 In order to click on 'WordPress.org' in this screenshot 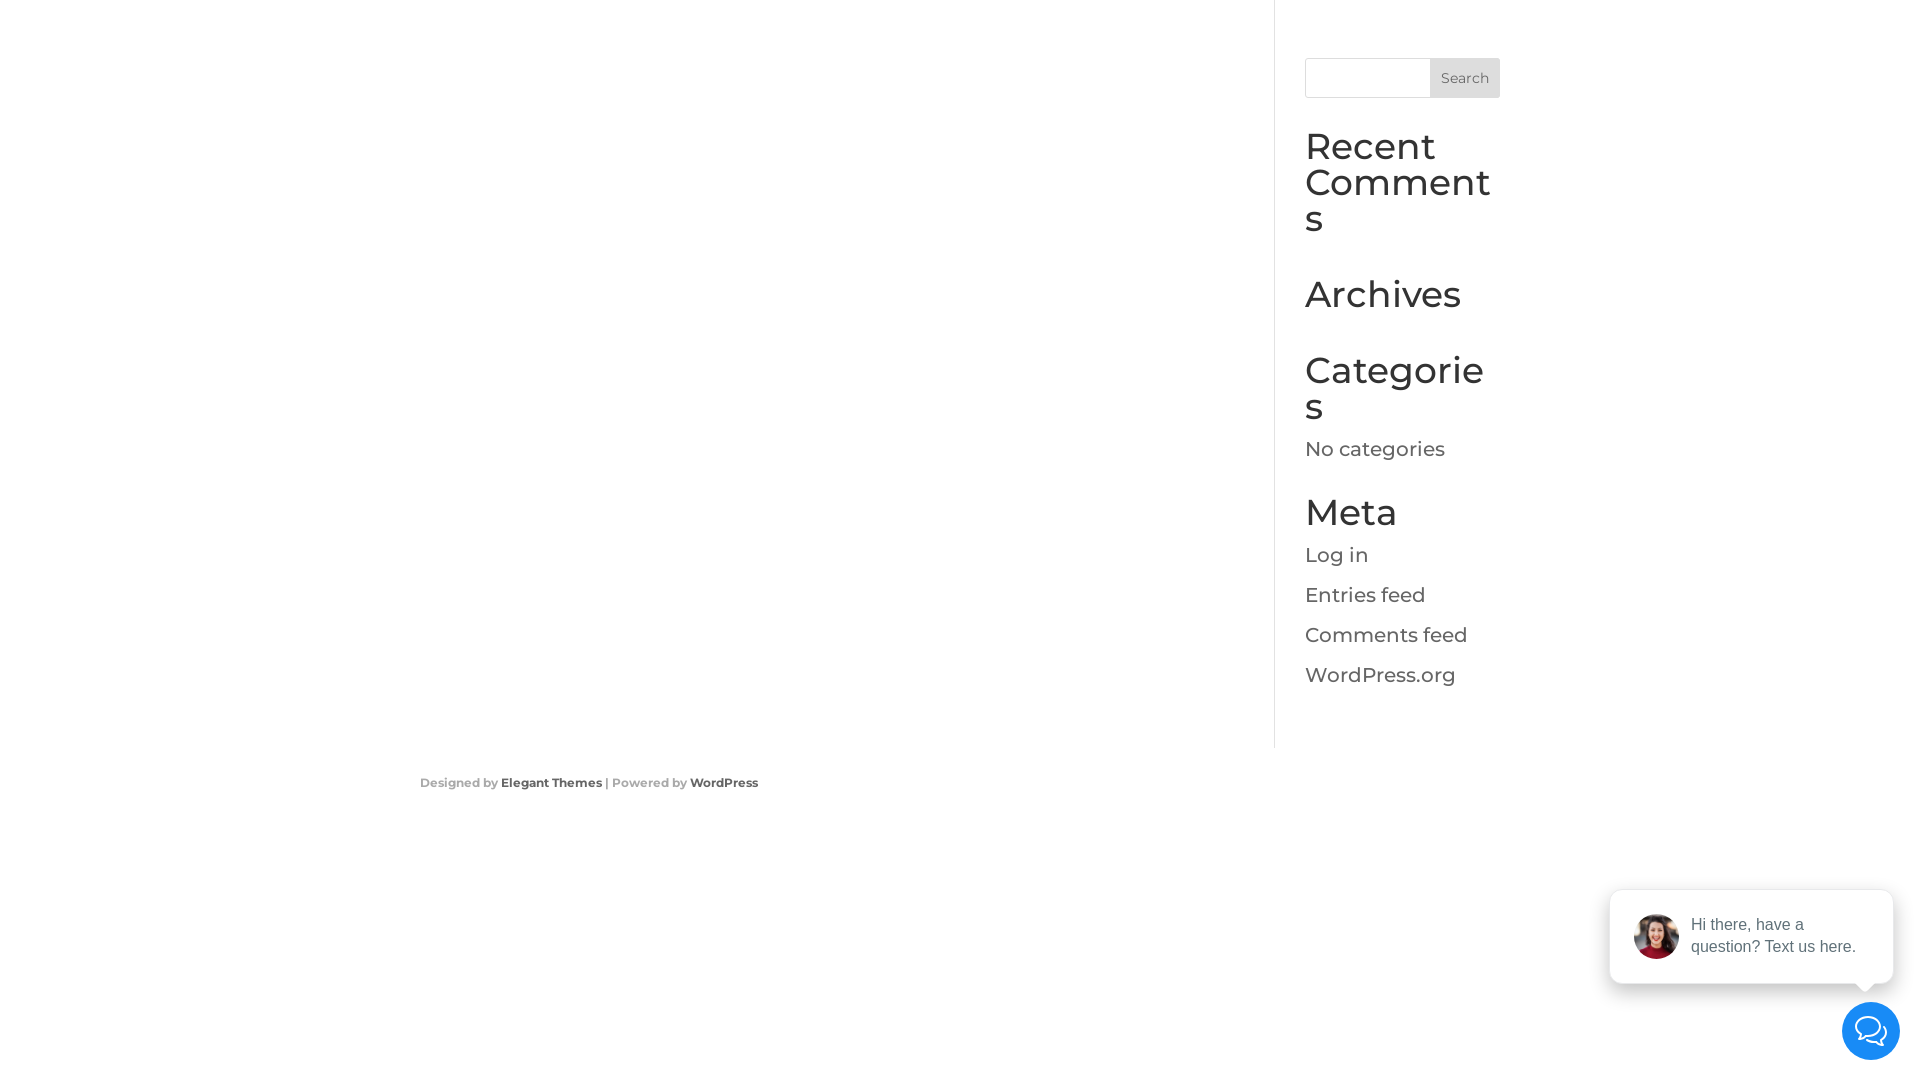, I will do `click(1379, 675)`.